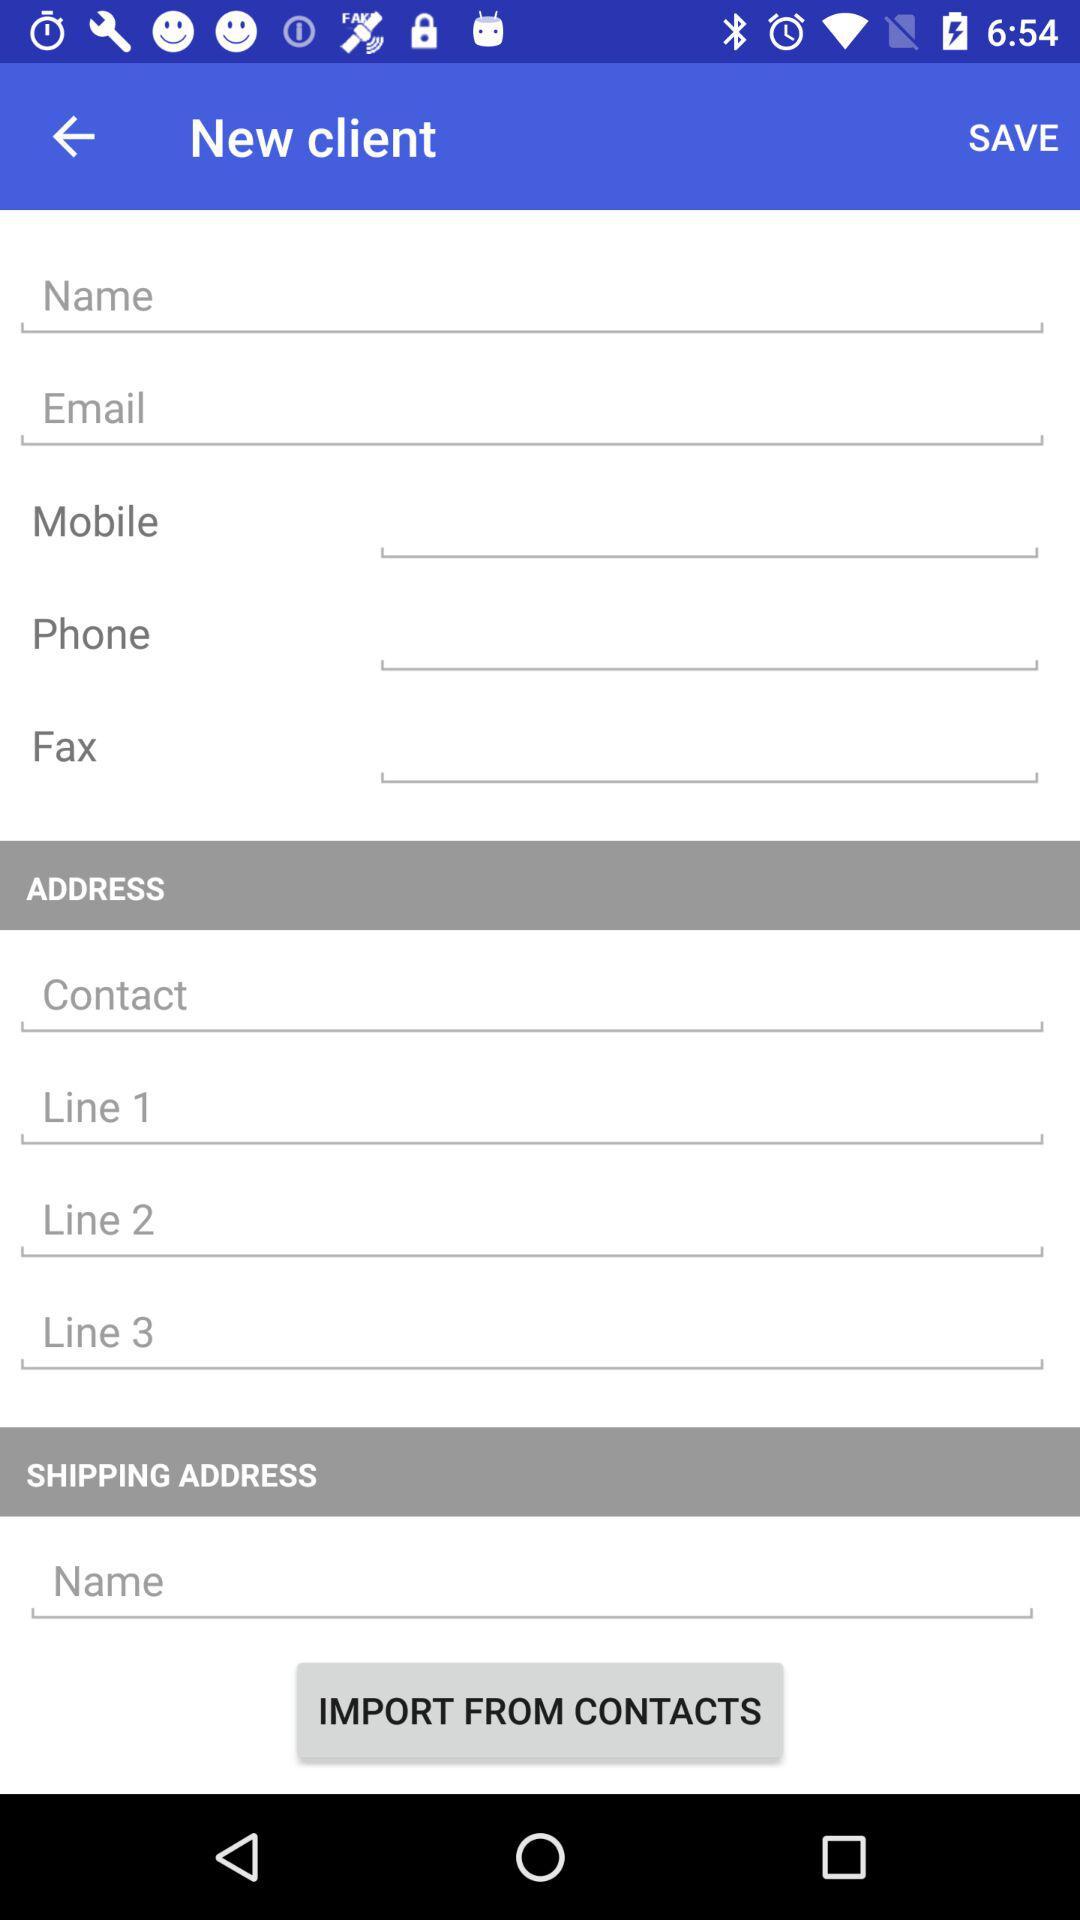 This screenshot has width=1080, height=1920. Describe the element at coordinates (531, 994) in the screenshot. I see `icon below the address icon` at that location.